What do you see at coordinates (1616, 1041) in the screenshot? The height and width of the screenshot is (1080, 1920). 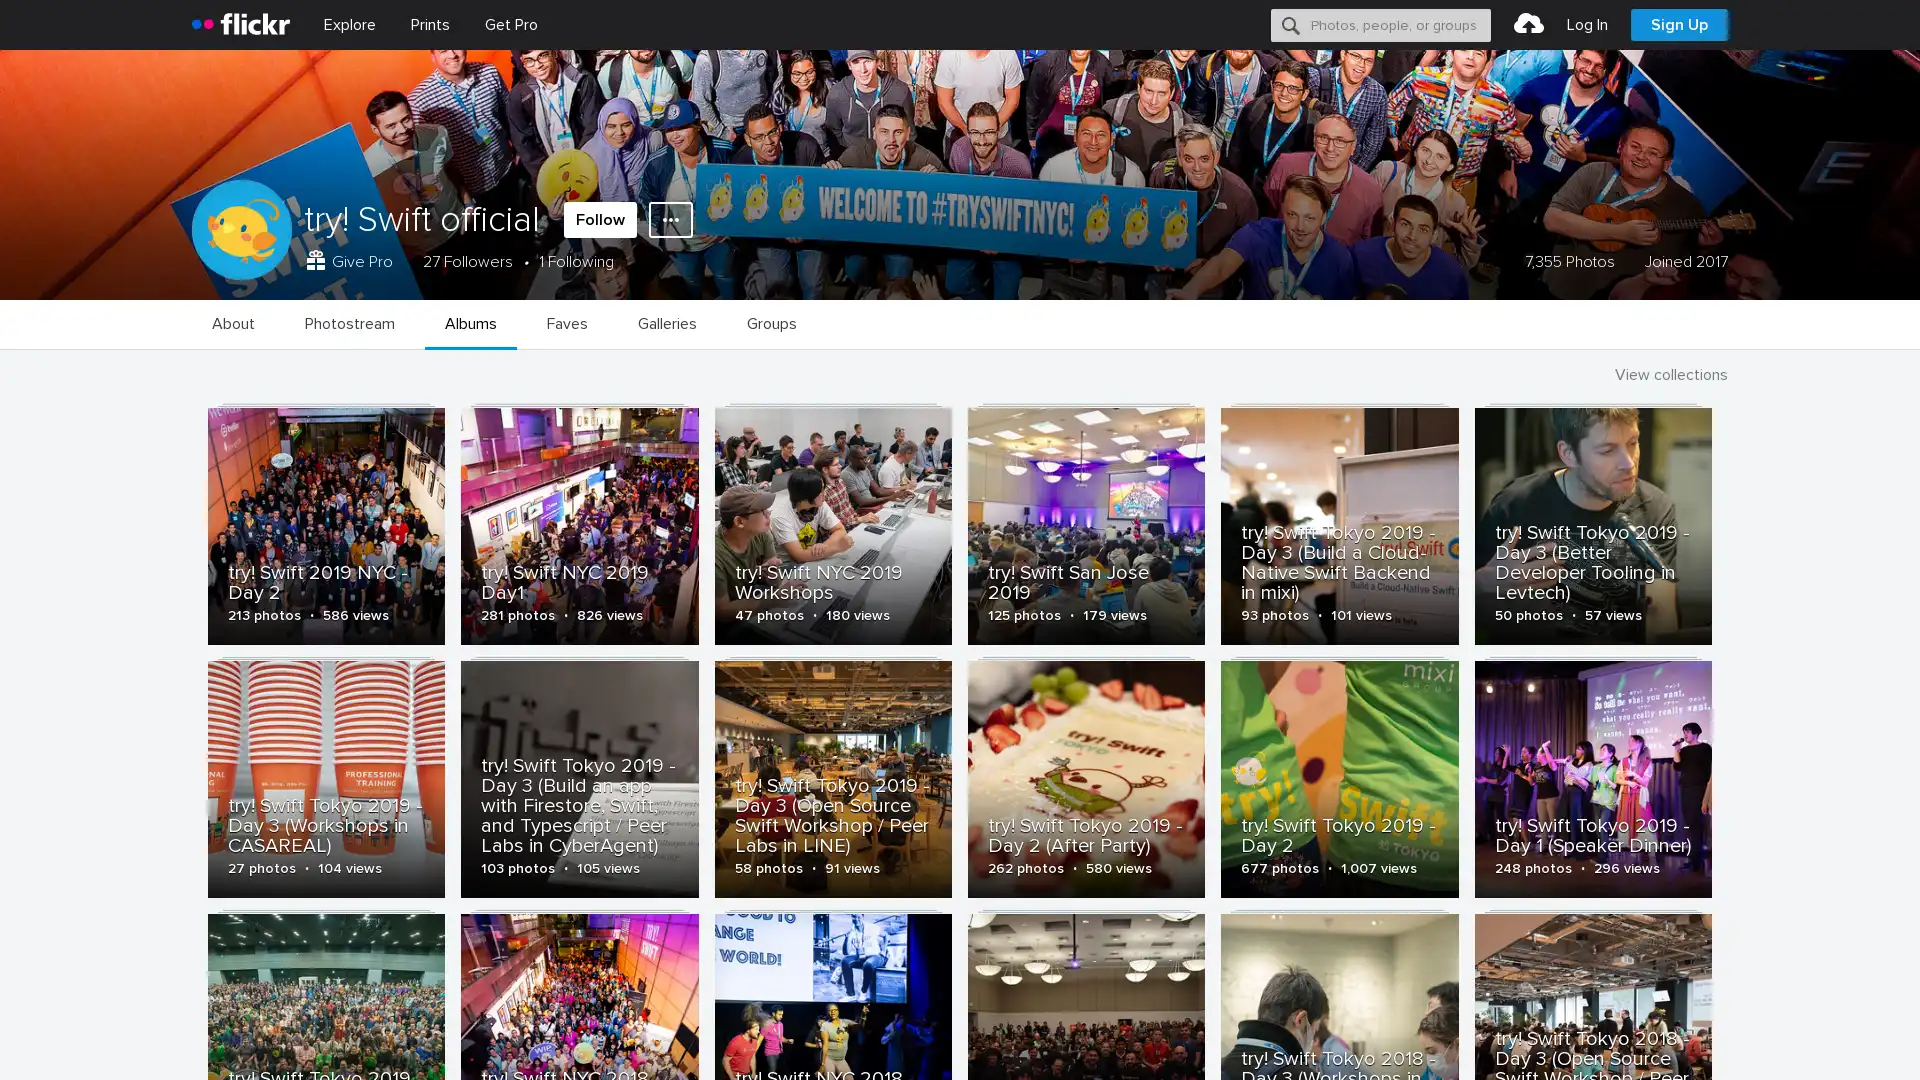 I see `Opt-out` at bounding box center [1616, 1041].